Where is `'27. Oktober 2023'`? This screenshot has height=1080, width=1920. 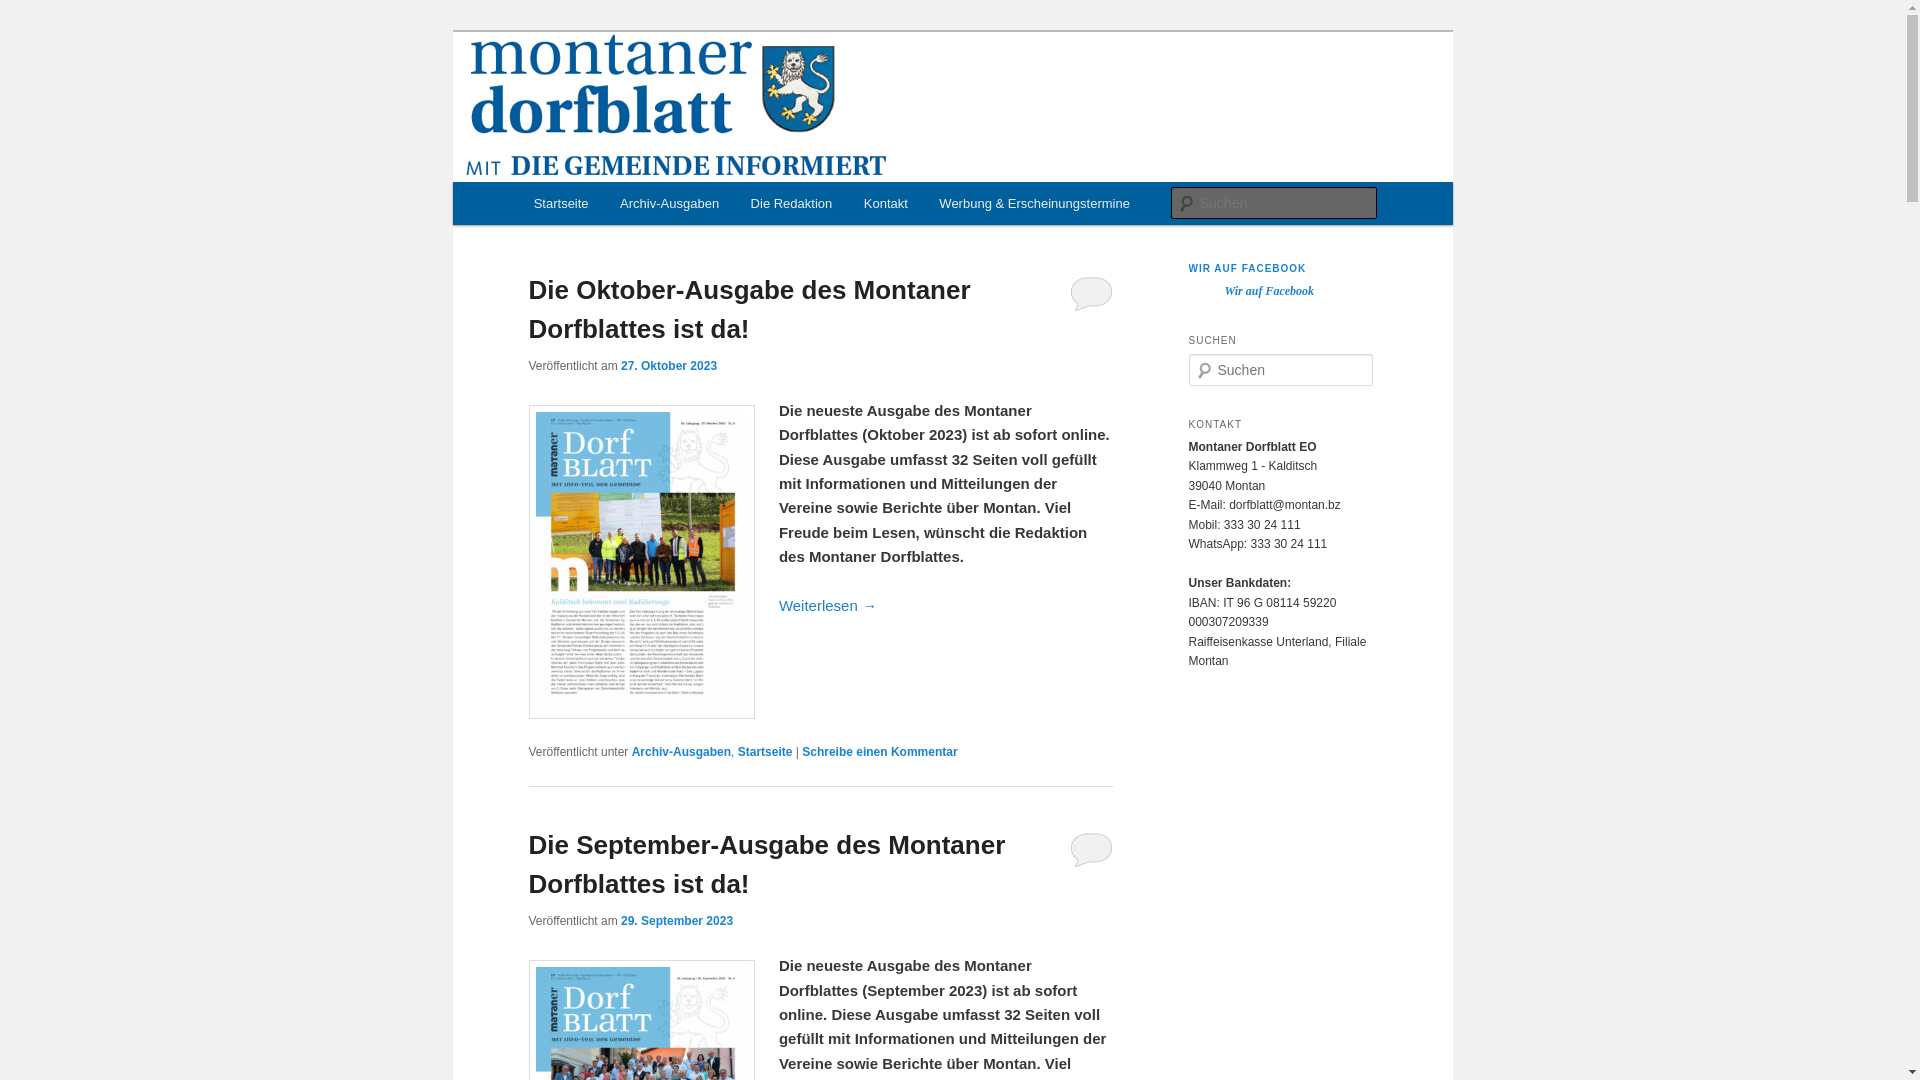 '27. Oktober 2023' is located at coordinates (619, 365).